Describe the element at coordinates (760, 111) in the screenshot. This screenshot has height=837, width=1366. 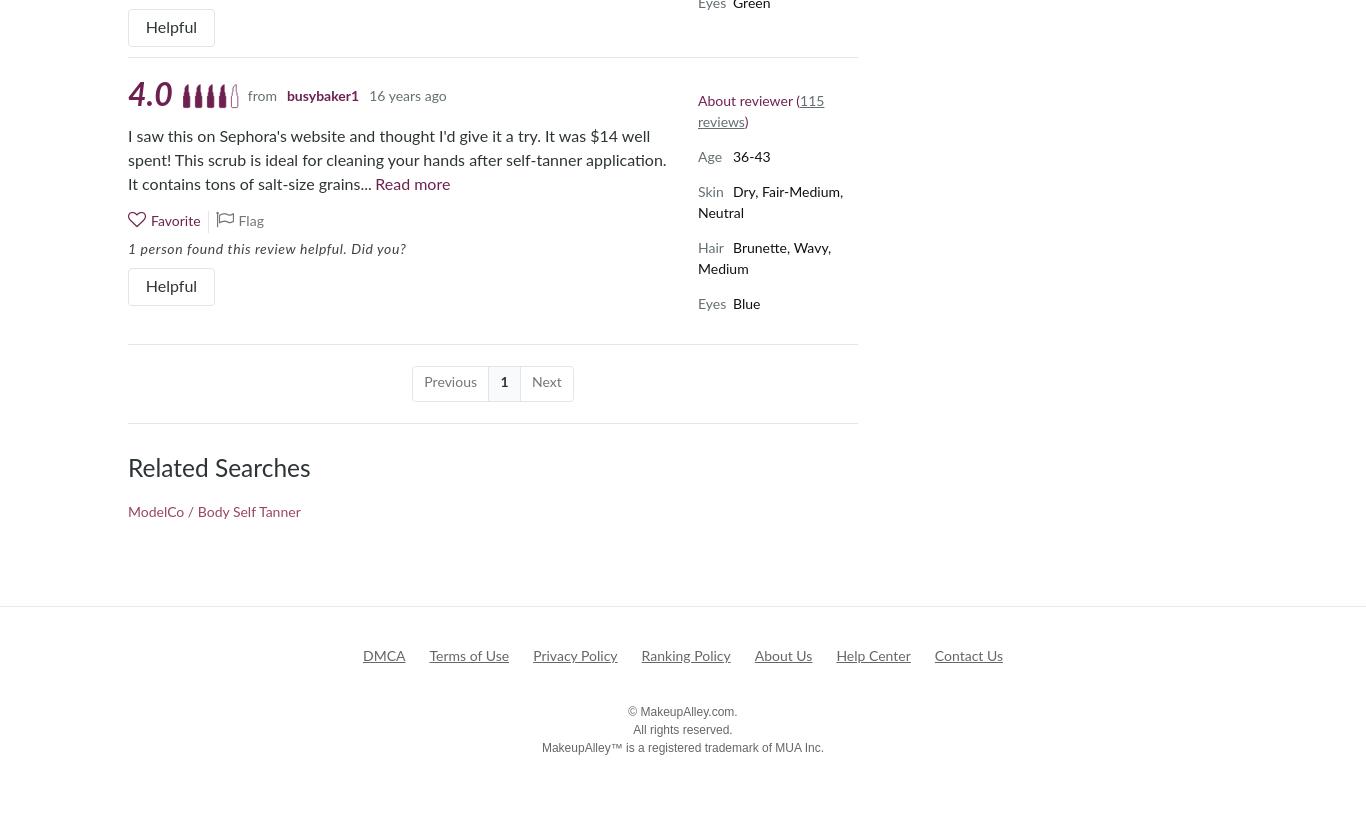
I see `'115 reviews'` at that location.